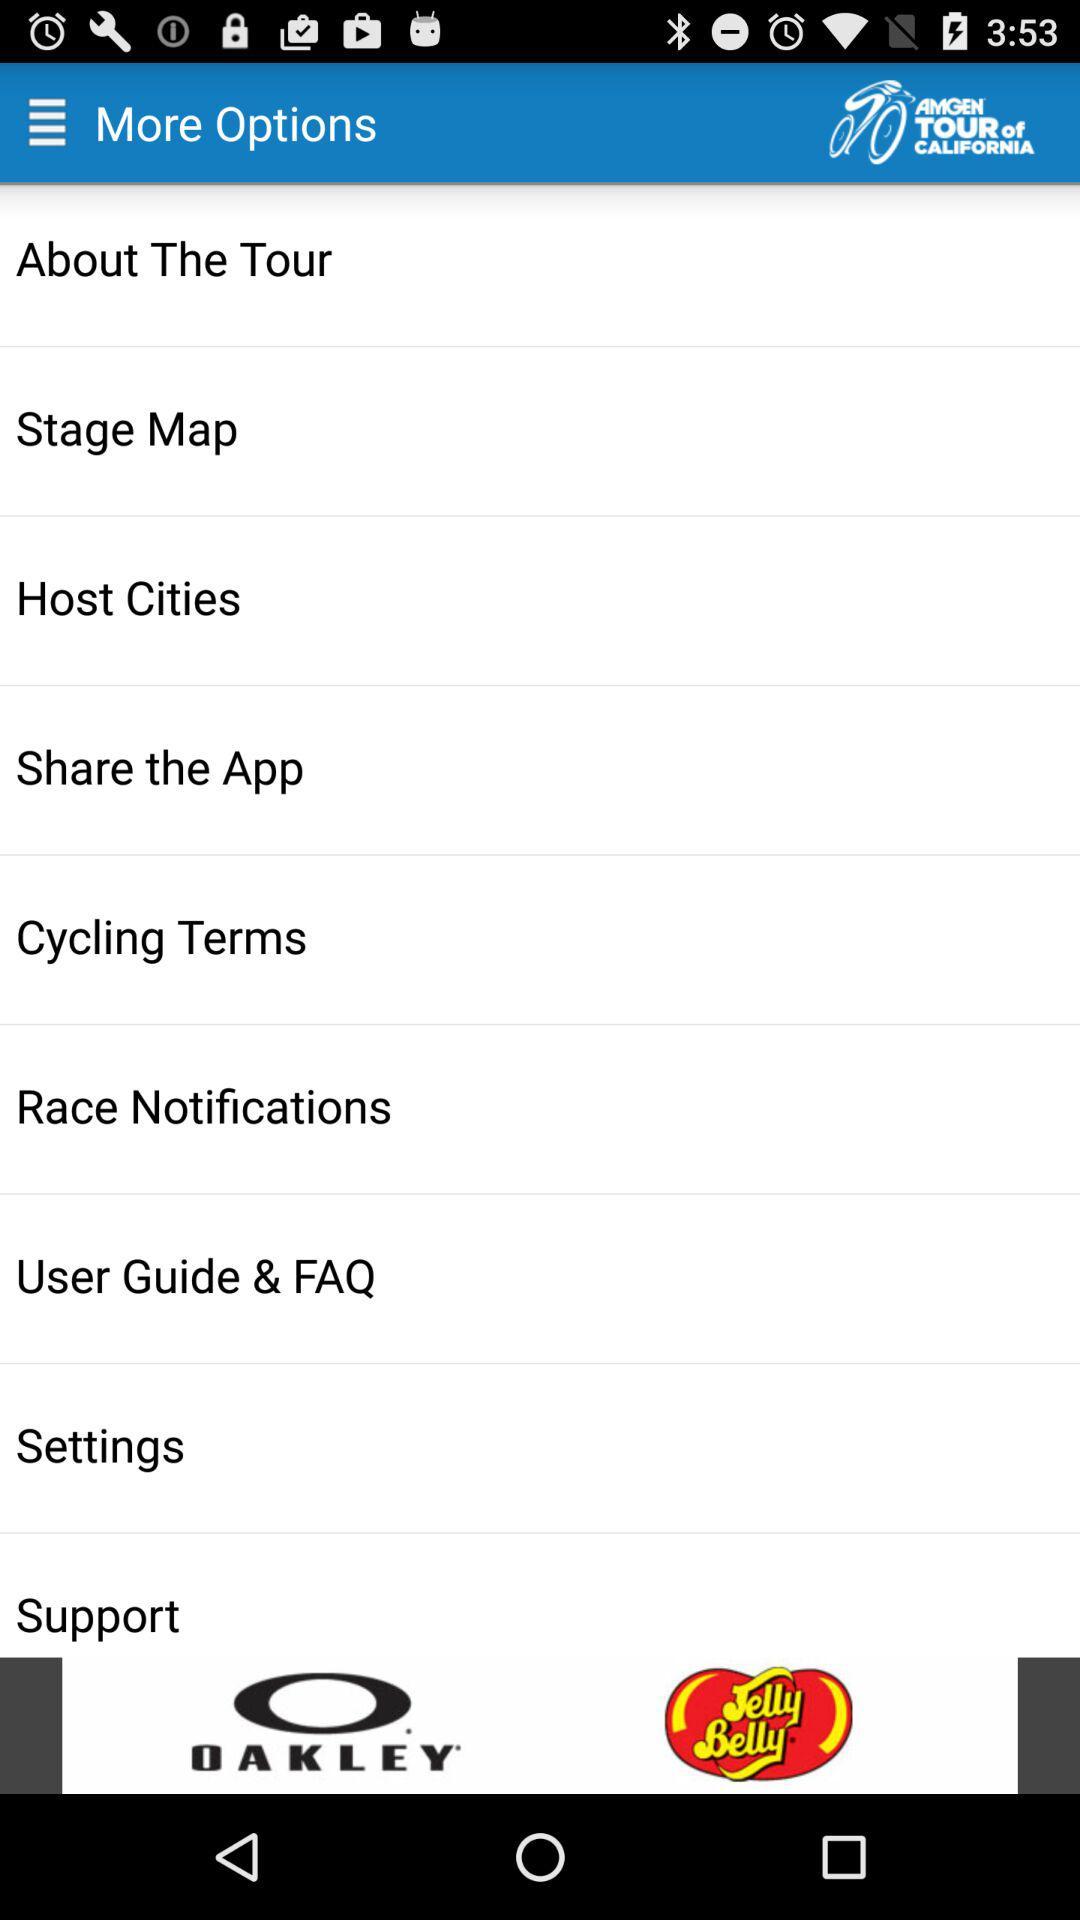 This screenshot has width=1080, height=1920. Describe the element at coordinates (540, 1724) in the screenshot. I see `open advertisement` at that location.